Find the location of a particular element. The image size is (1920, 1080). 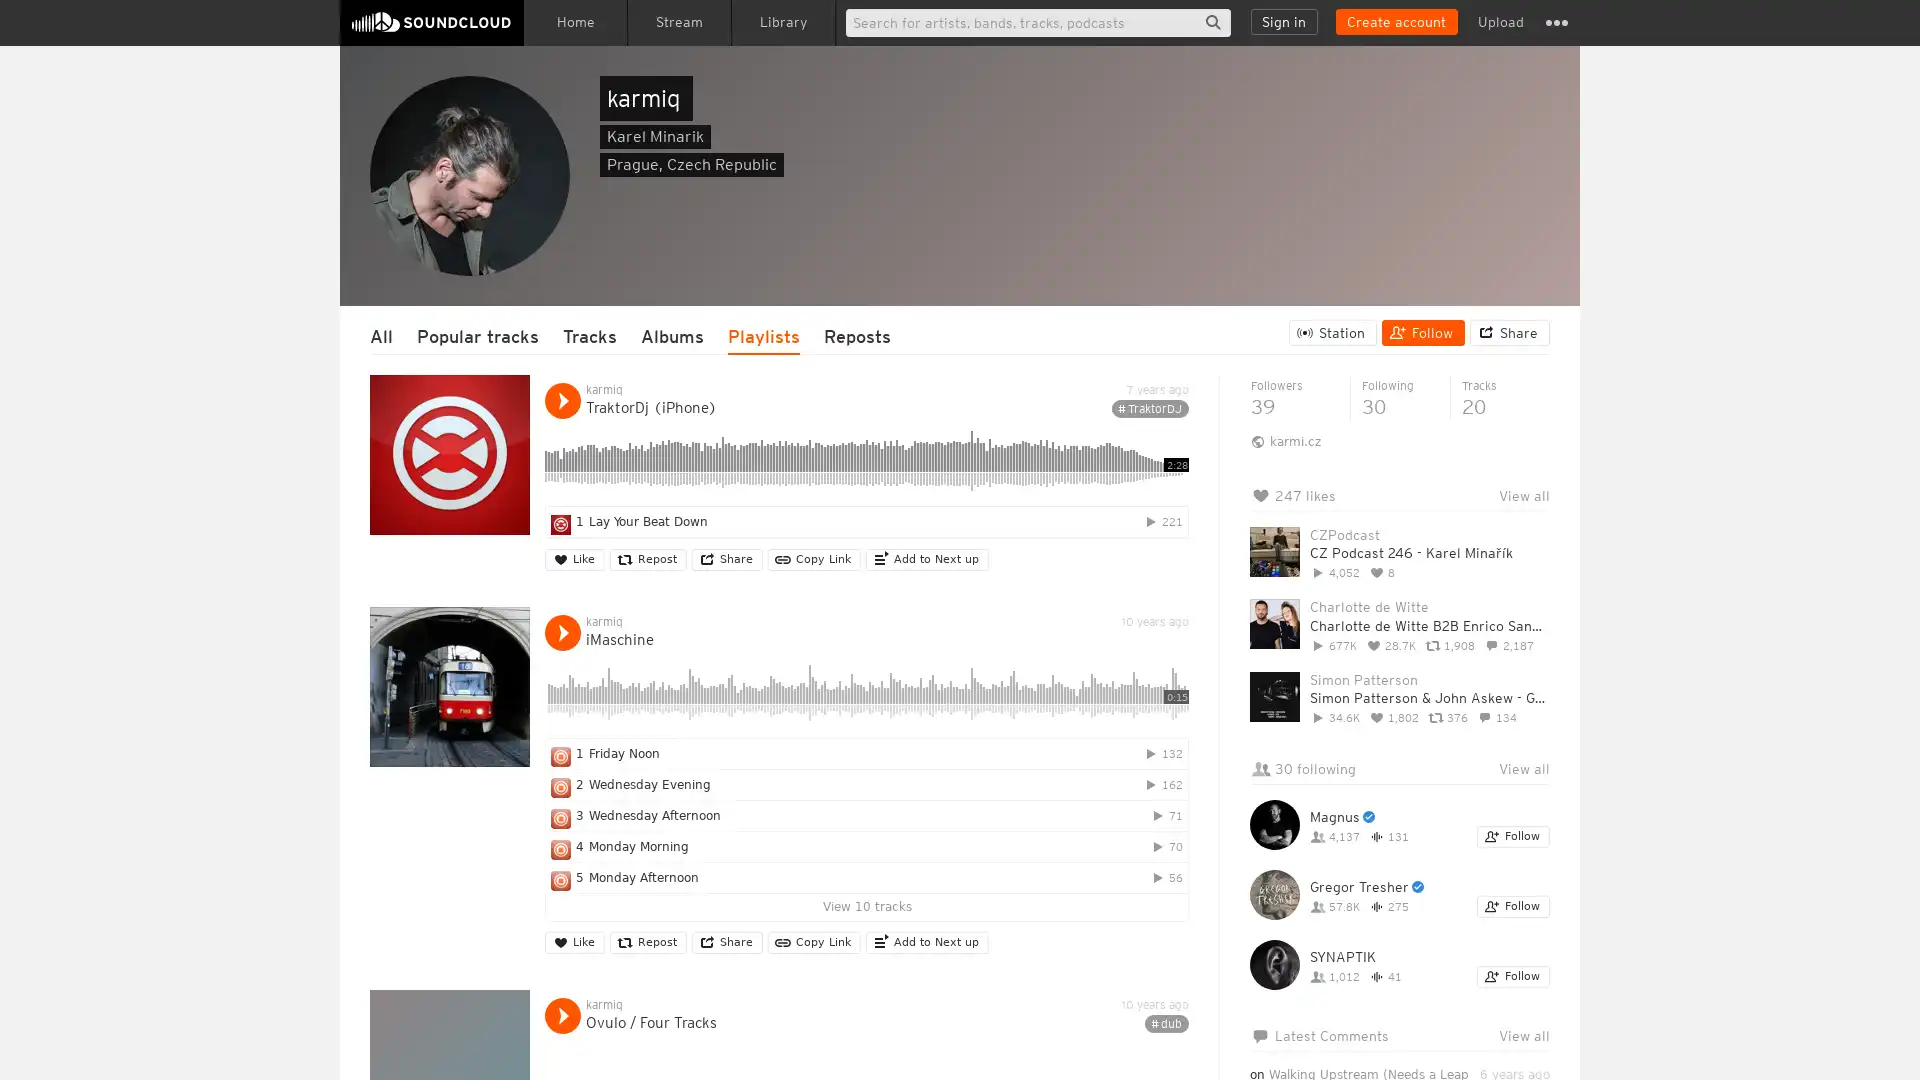

Follow is located at coordinates (1513, 975).